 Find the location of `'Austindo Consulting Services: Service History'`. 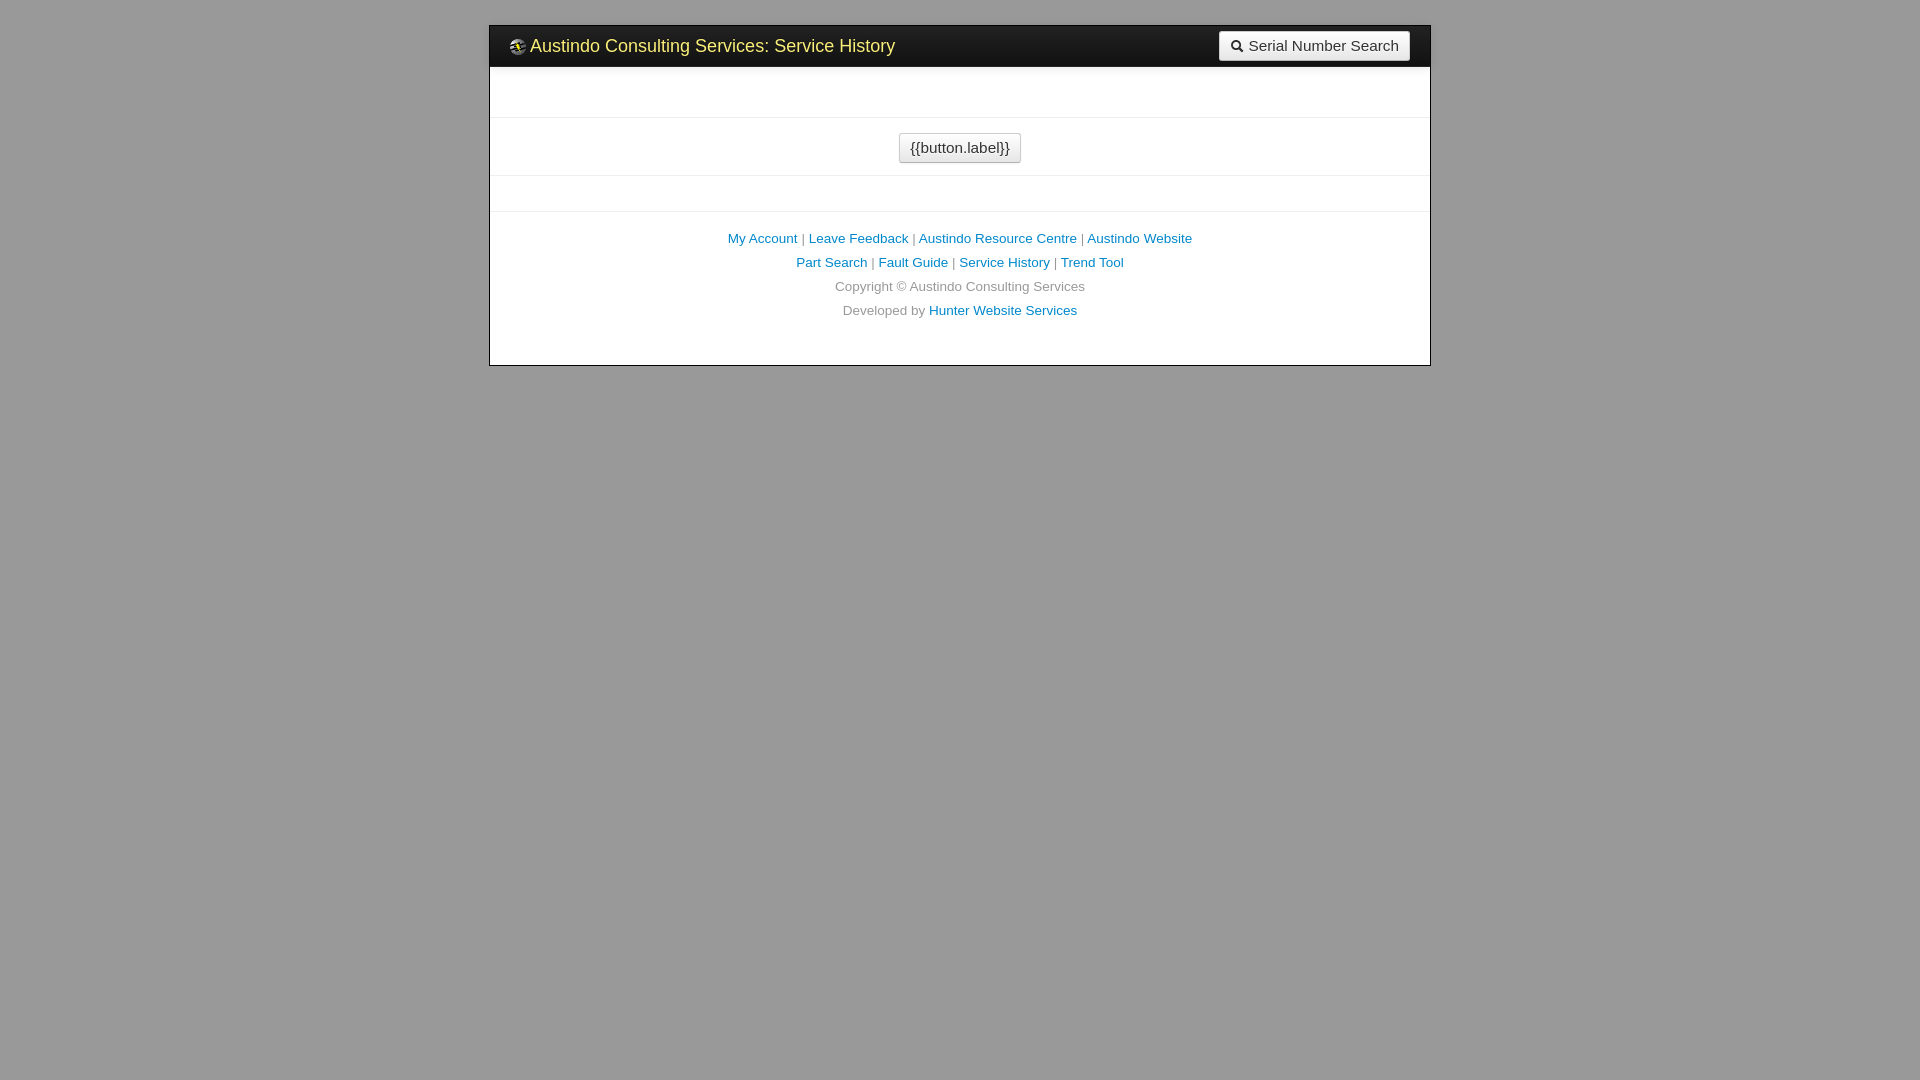

'Austindo Consulting Services: Service History' is located at coordinates (702, 45).